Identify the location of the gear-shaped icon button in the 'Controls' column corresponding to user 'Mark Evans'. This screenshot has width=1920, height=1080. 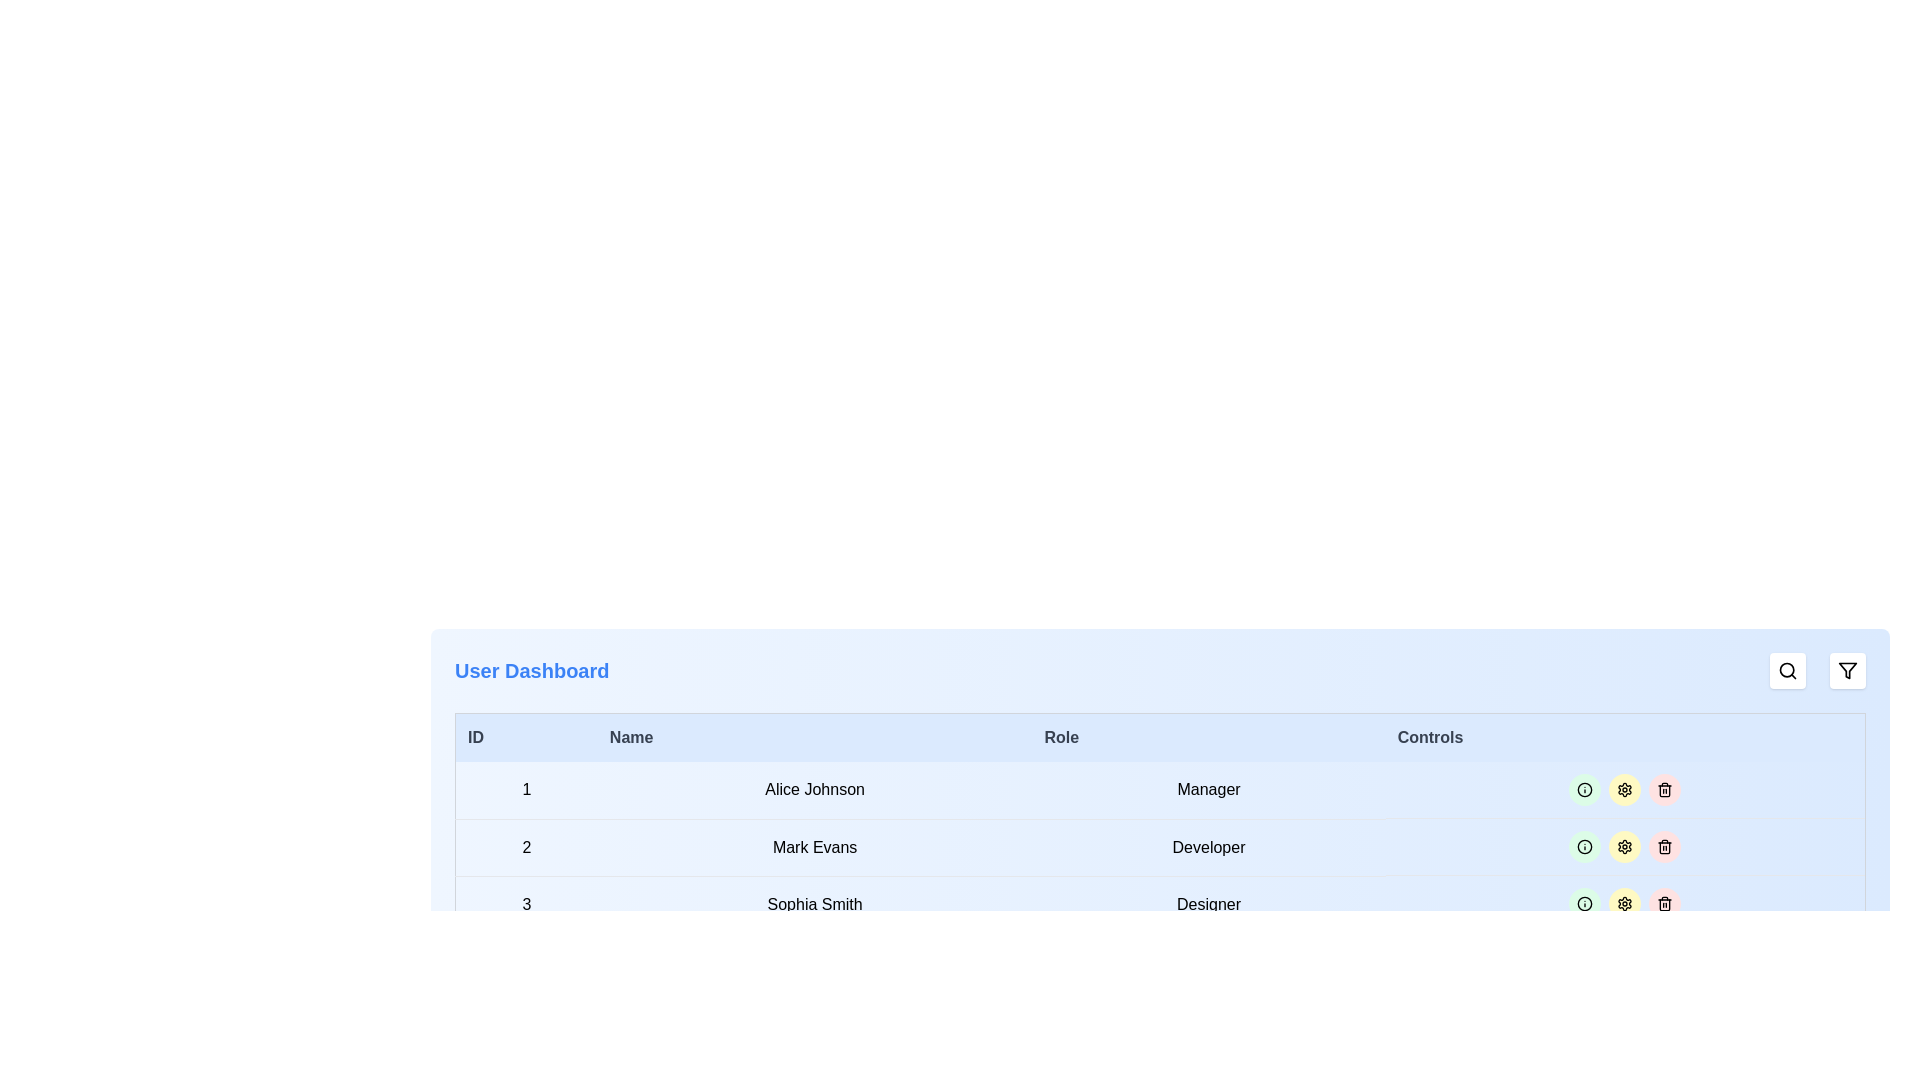
(1625, 903).